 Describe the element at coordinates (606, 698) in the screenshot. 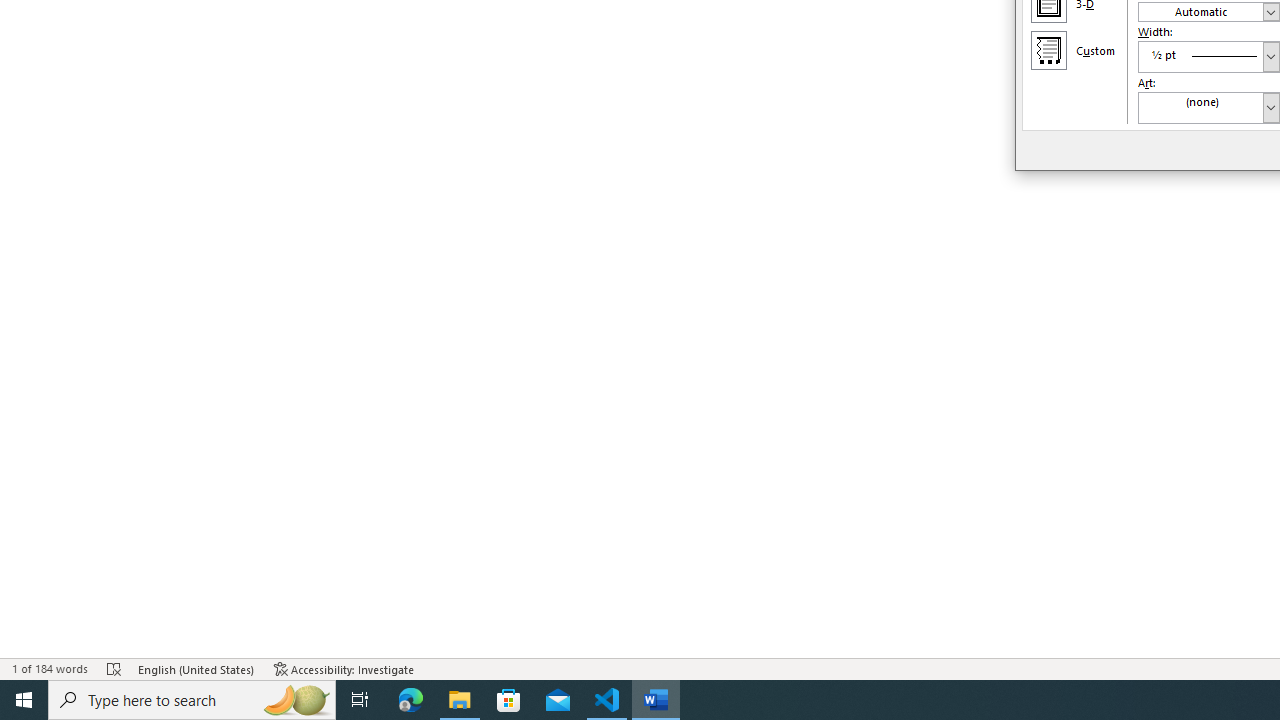

I see `'Visual Studio Code - 1 running window'` at that location.